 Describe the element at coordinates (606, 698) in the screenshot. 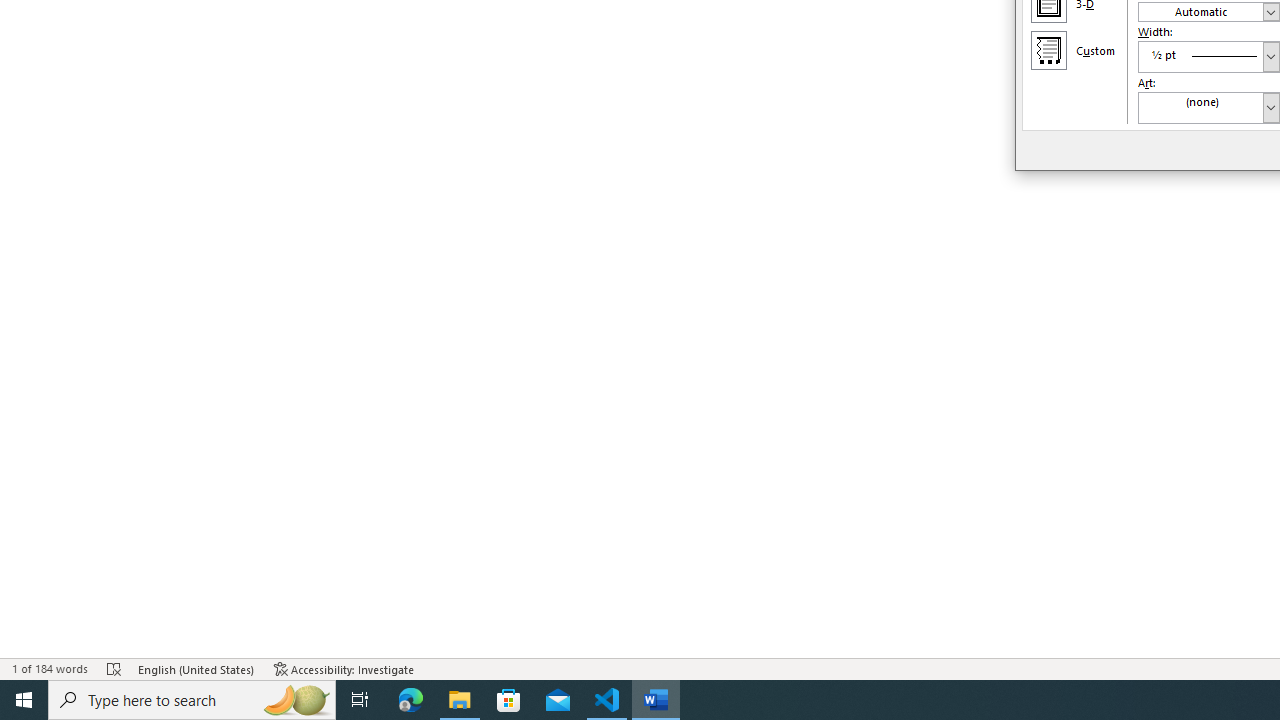

I see `'Visual Studio Code - 1 running window'` at that location.